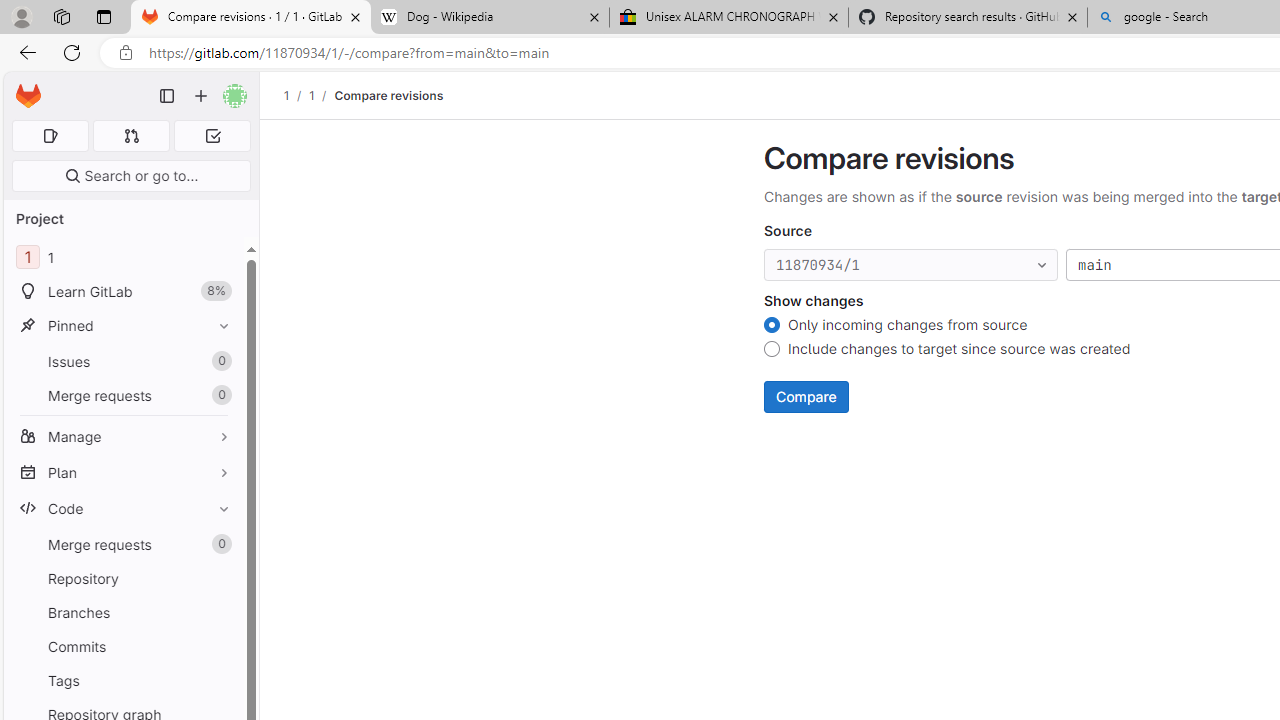 Image resolution: width=1280 pixels, height=720 pixels. Describe the element at coordinates (123, 611) in the screenshot. I see `'Branches'` at that location.